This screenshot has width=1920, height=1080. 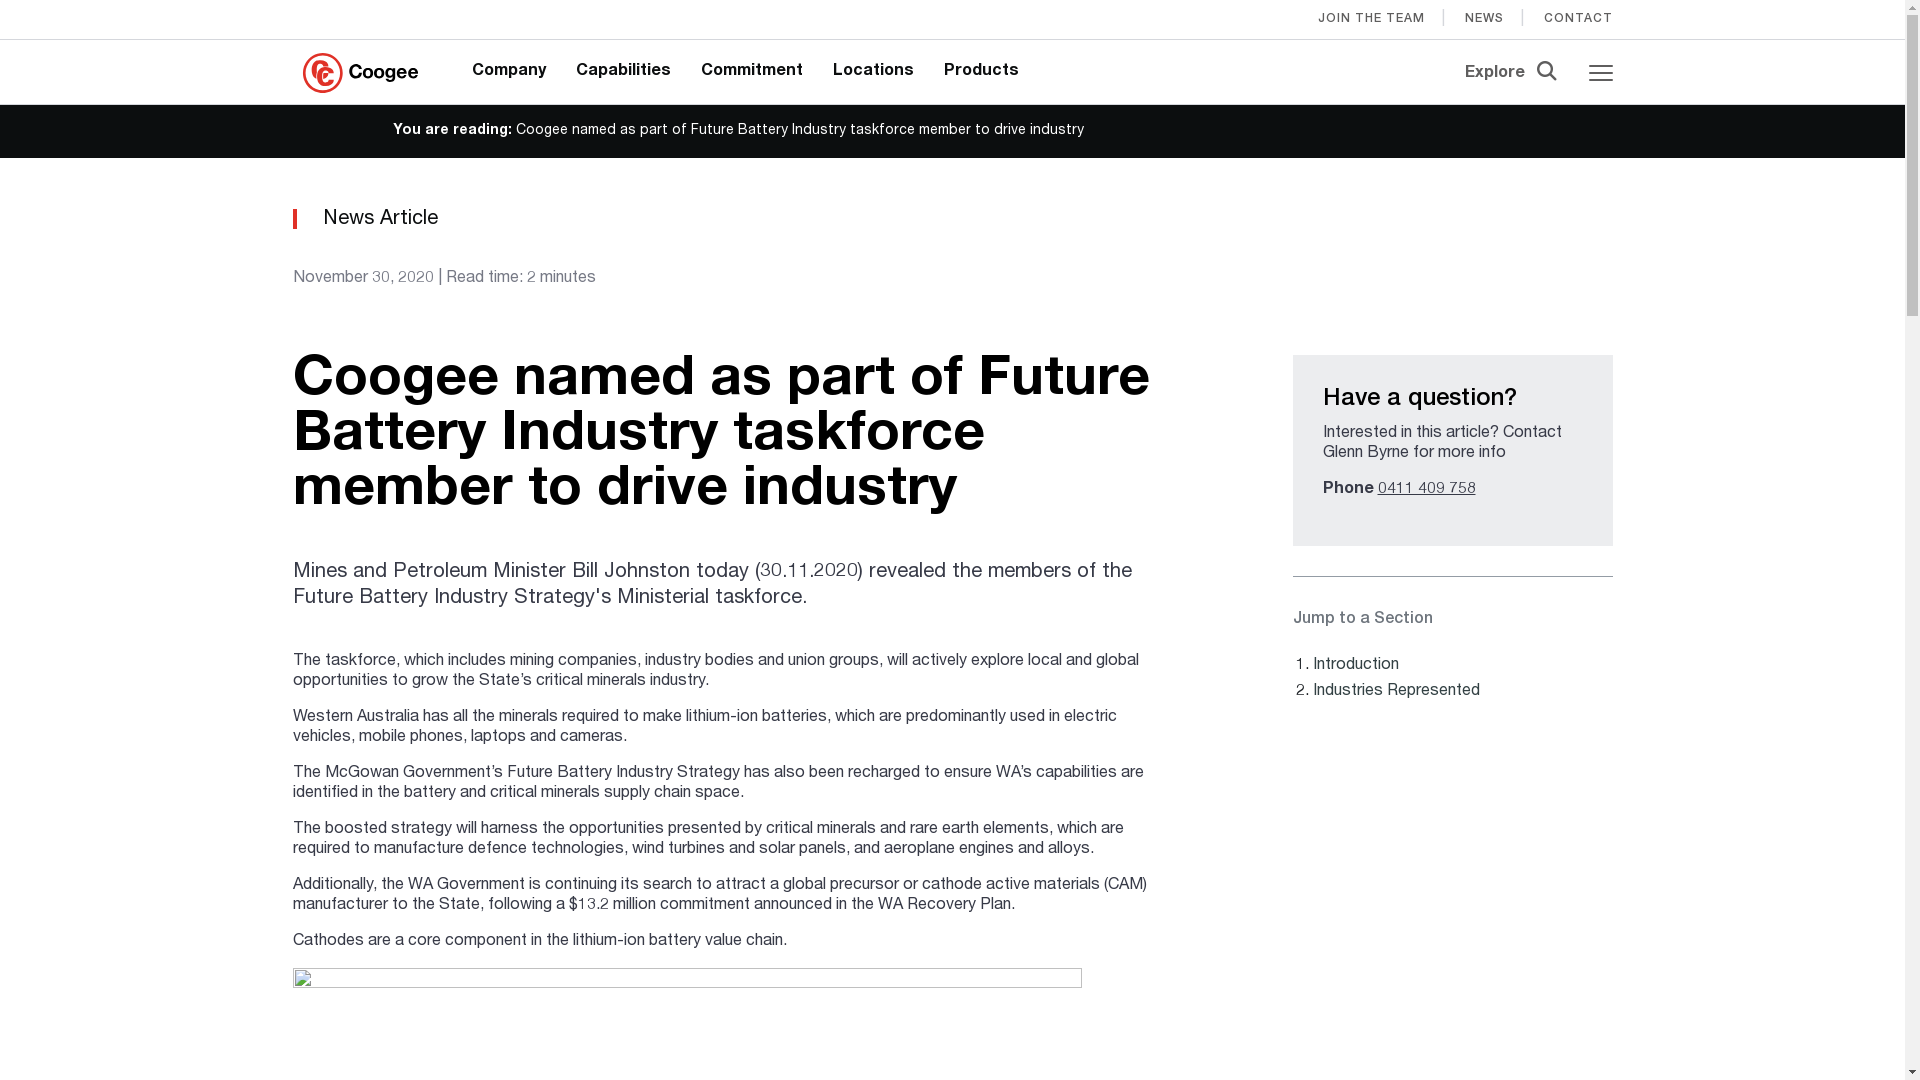 I want to click on 'CONTACT', so click(x=1543, y=19).